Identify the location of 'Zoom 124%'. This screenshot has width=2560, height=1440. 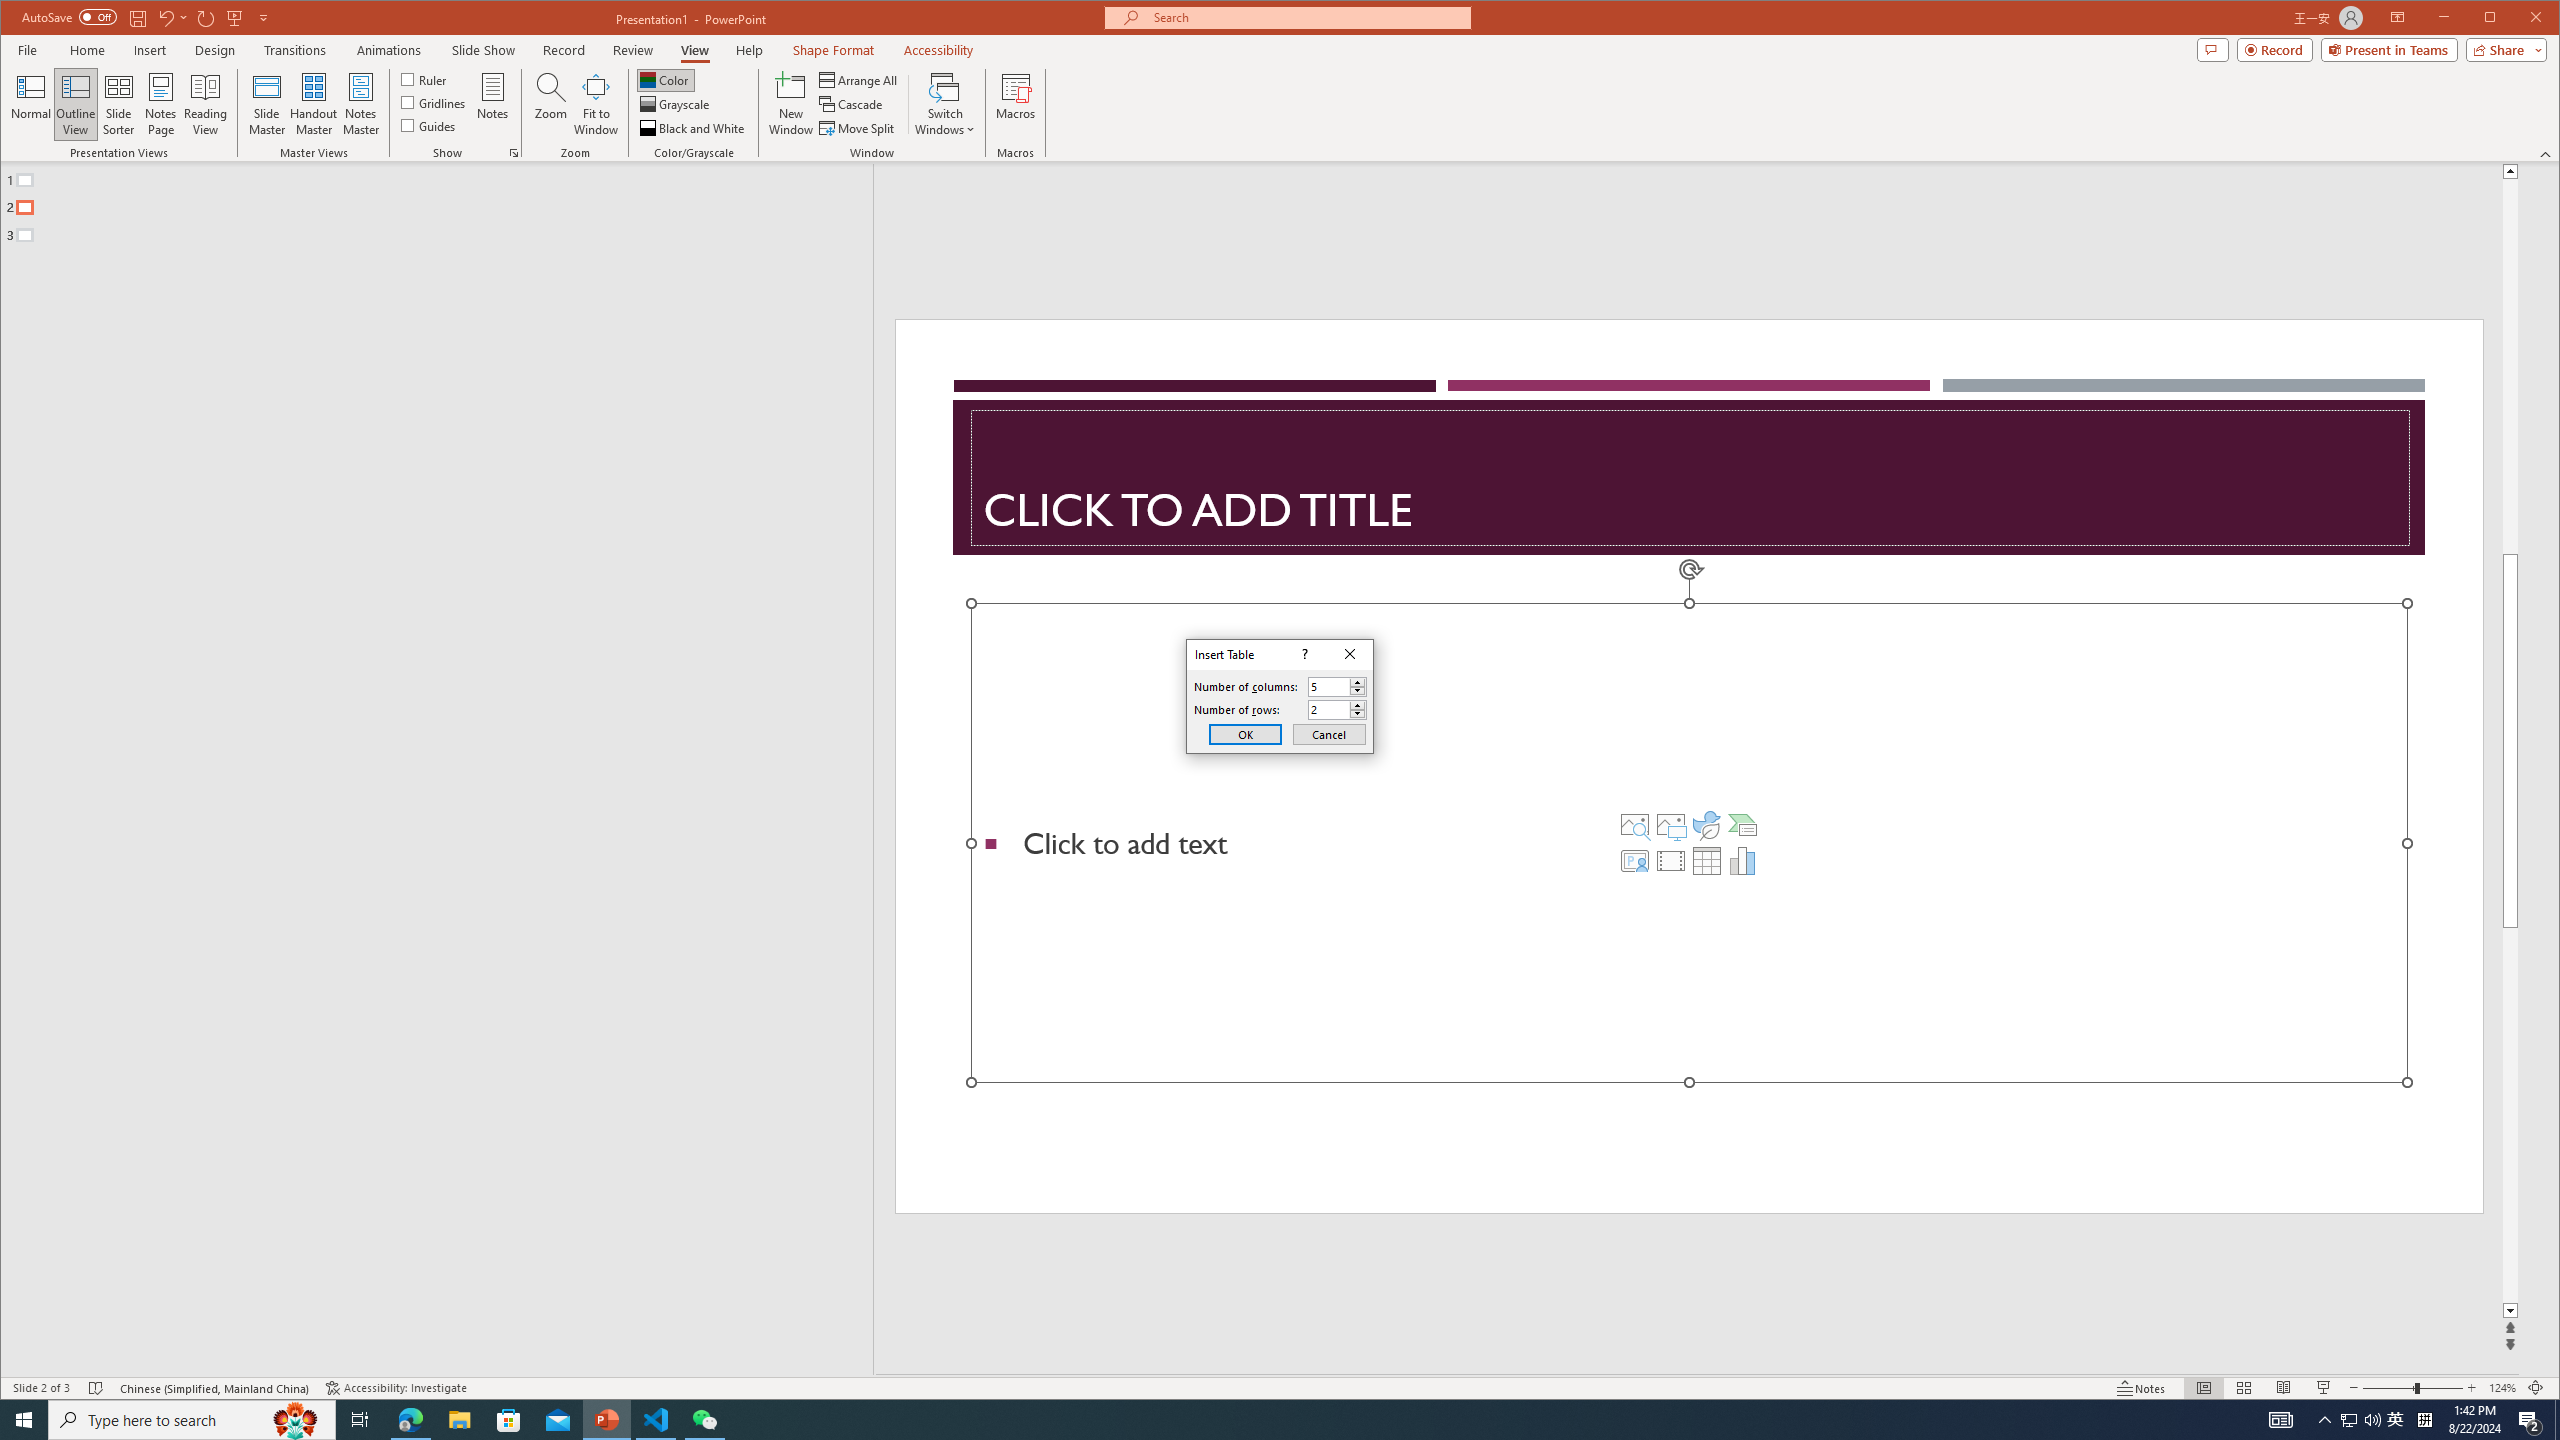
(2502, 1387).